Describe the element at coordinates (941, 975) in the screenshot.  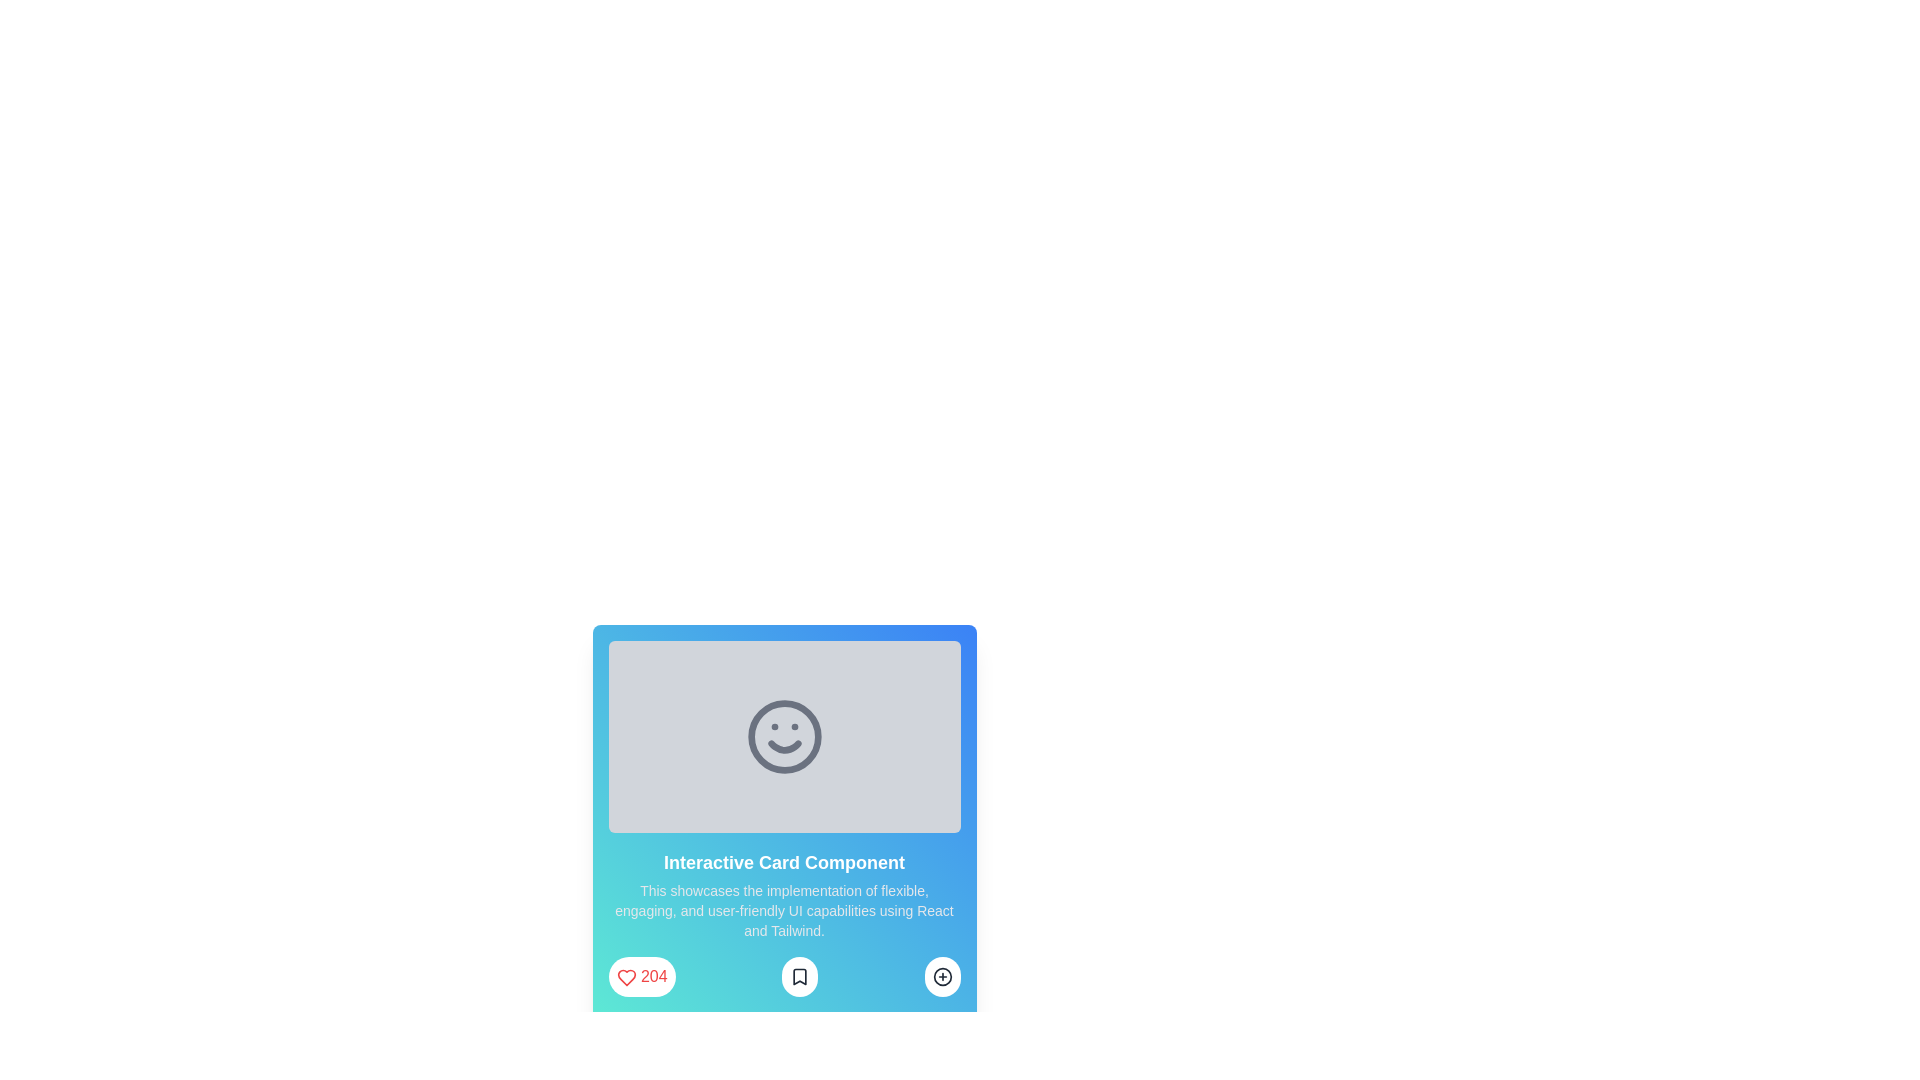
I see `the SVG icon depicting a plus symbol inside a circle located in the lower-right corner of the card component` at that location.